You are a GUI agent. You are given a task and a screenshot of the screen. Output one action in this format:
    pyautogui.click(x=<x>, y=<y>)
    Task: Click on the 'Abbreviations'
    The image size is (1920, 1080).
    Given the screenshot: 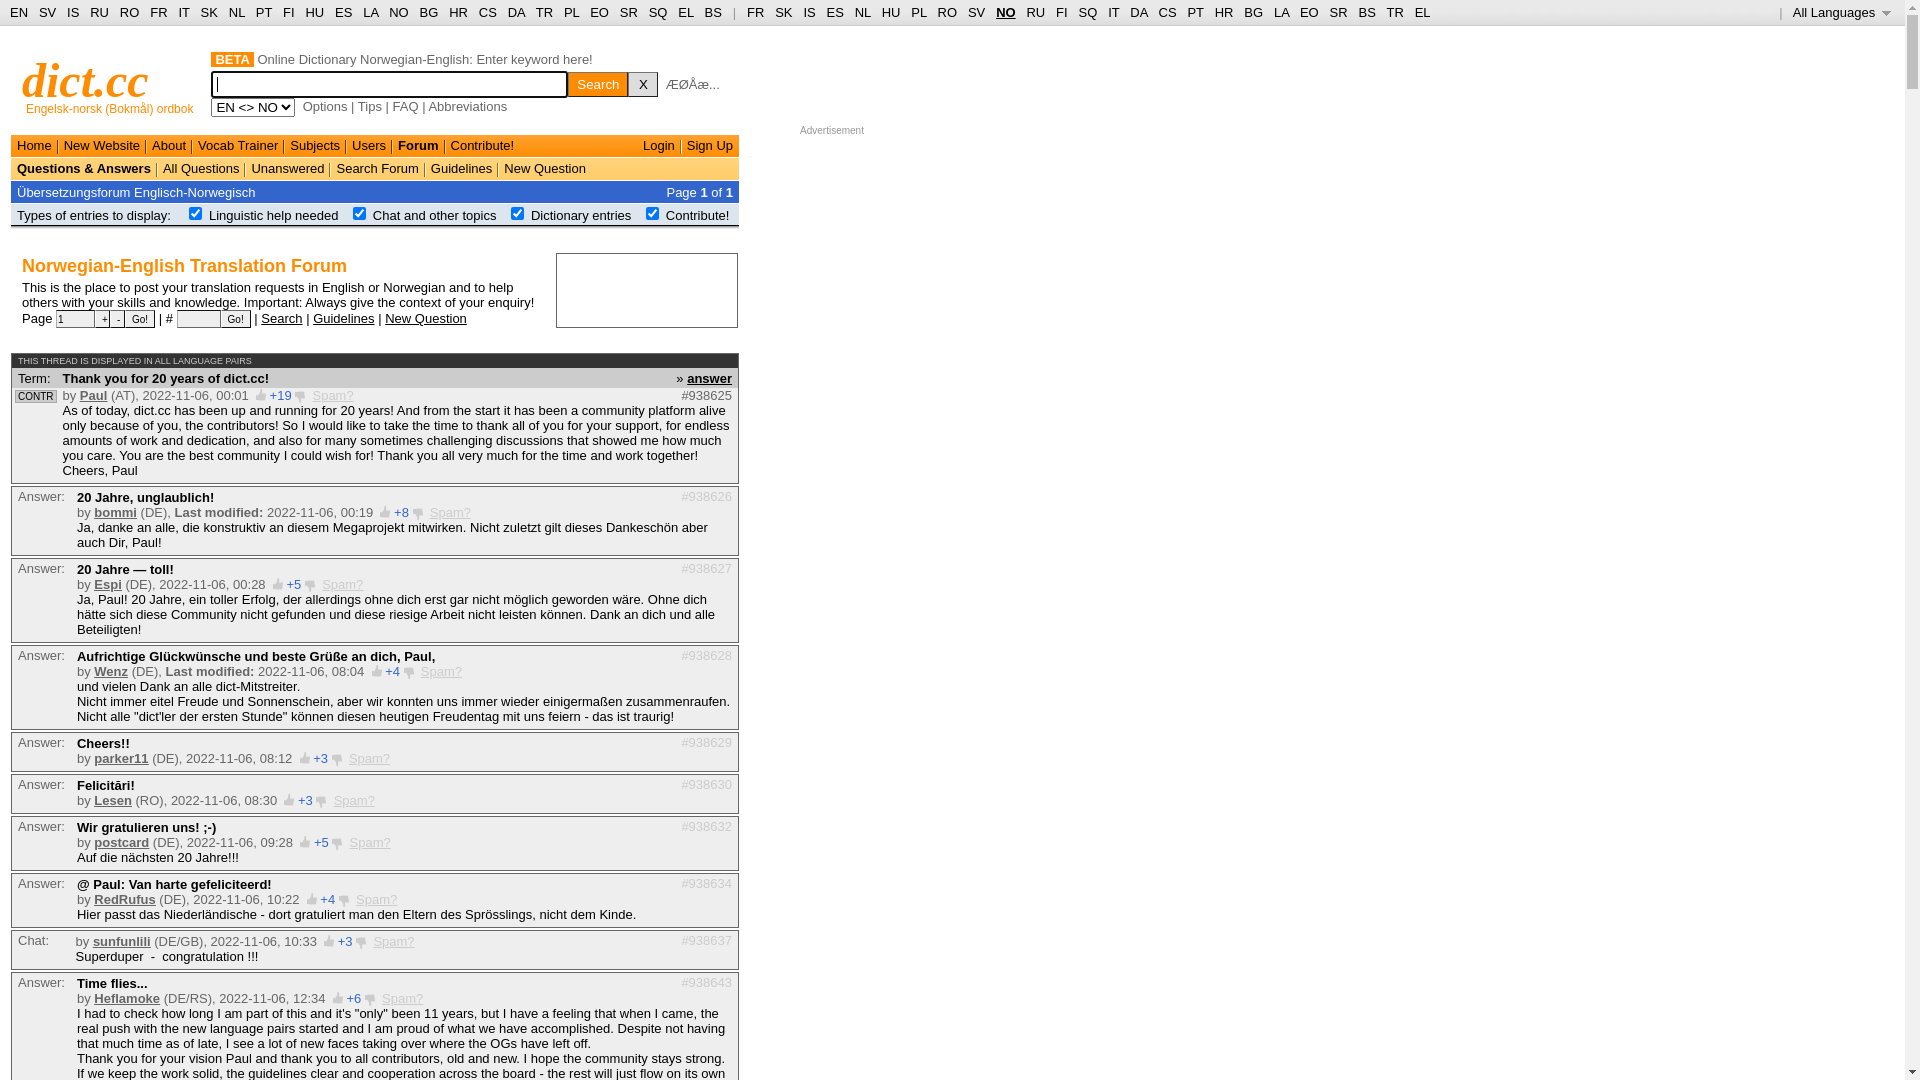 What is the action you would take?
    pyautogui.click(x=426, y=106)
    